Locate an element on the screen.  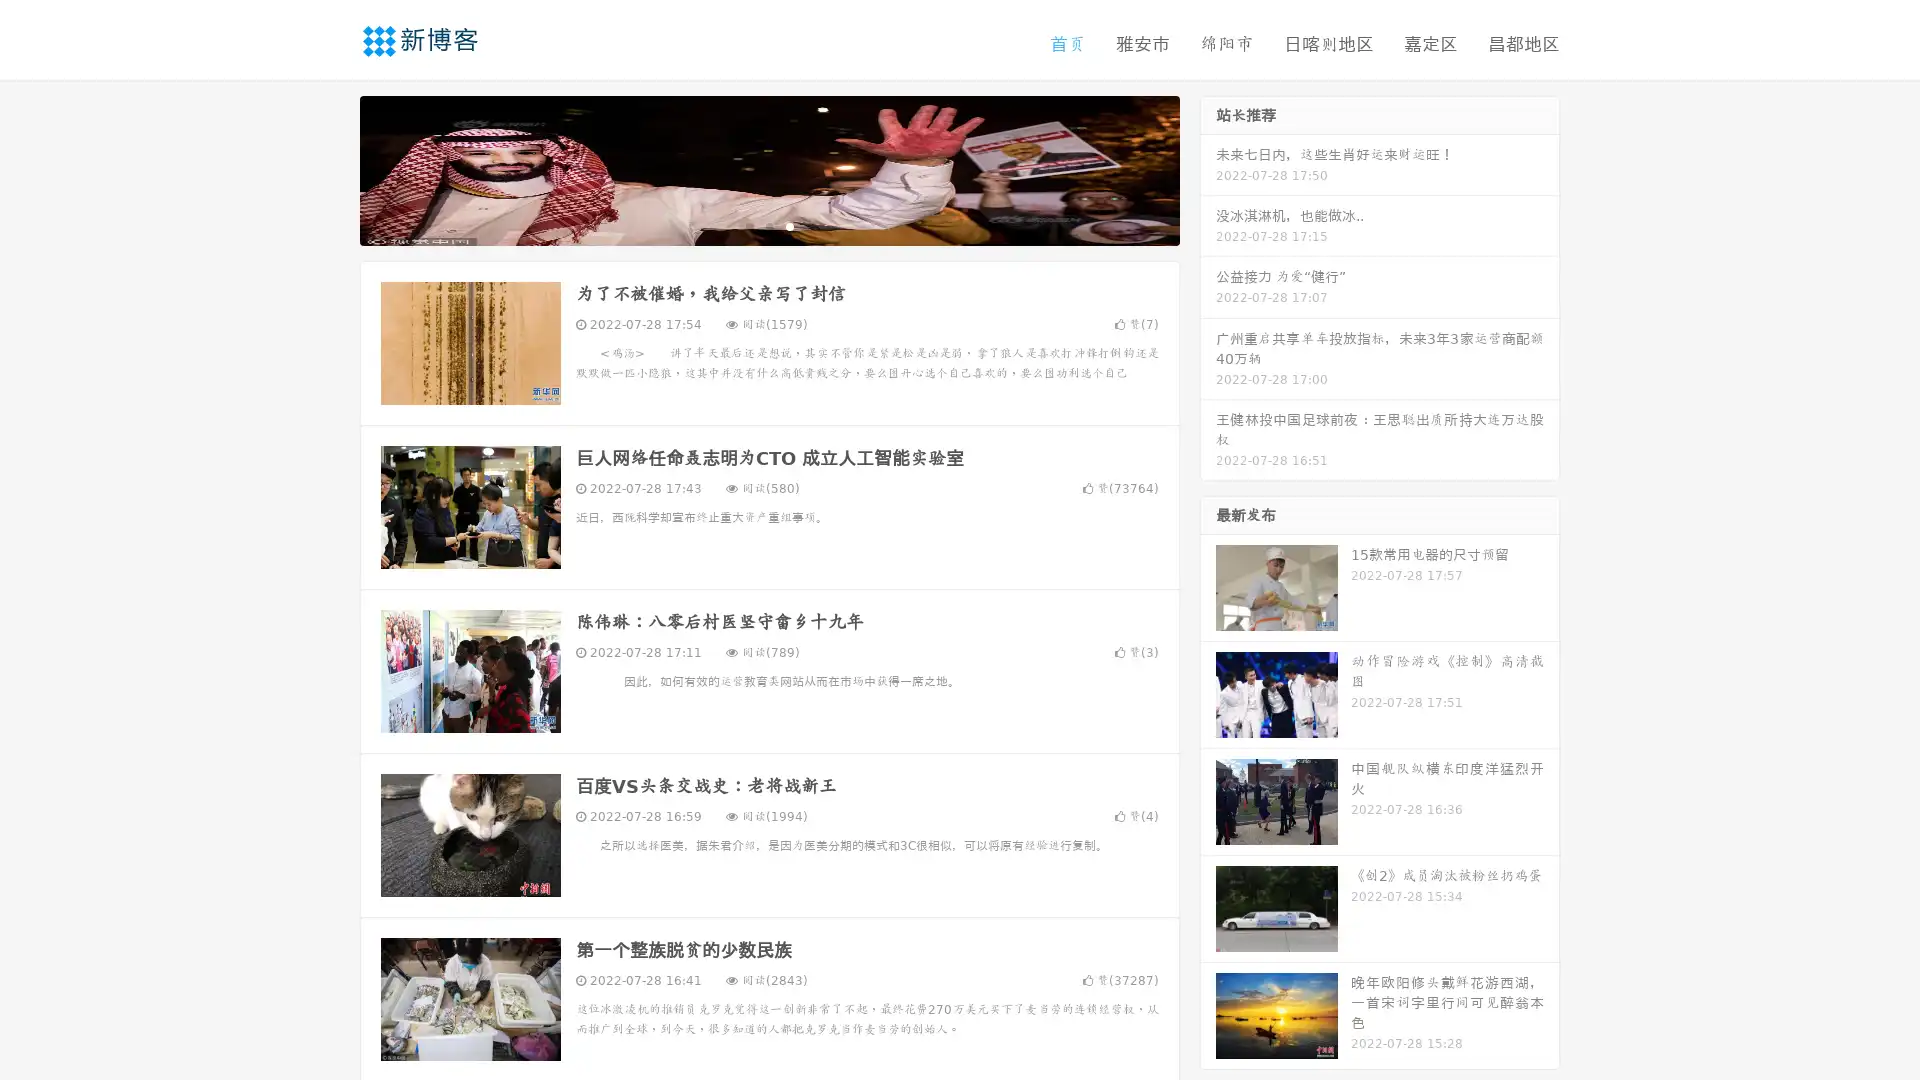
Go to slide 3 is located at coordinates (789, 225).